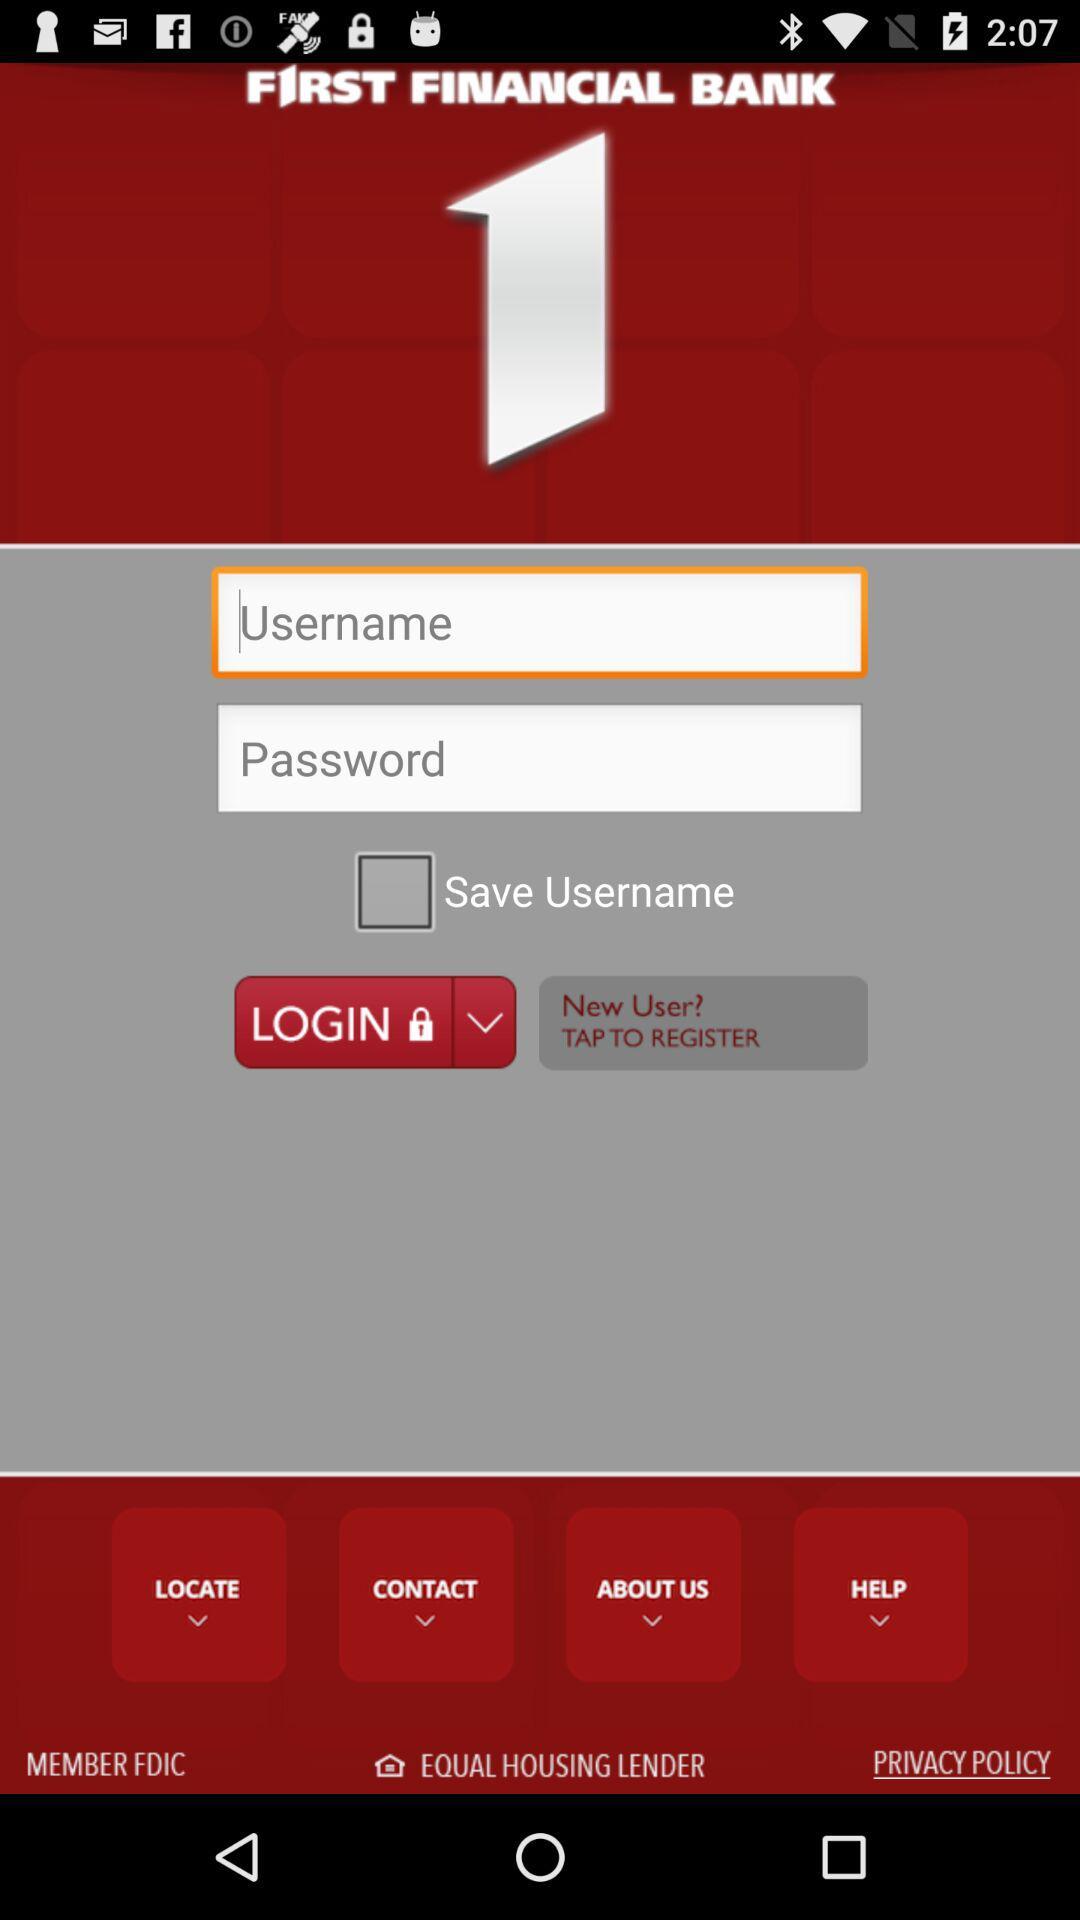  Describe the element at coordinates (702, 1095) in the screenshot. I see `the more icon` at that location.